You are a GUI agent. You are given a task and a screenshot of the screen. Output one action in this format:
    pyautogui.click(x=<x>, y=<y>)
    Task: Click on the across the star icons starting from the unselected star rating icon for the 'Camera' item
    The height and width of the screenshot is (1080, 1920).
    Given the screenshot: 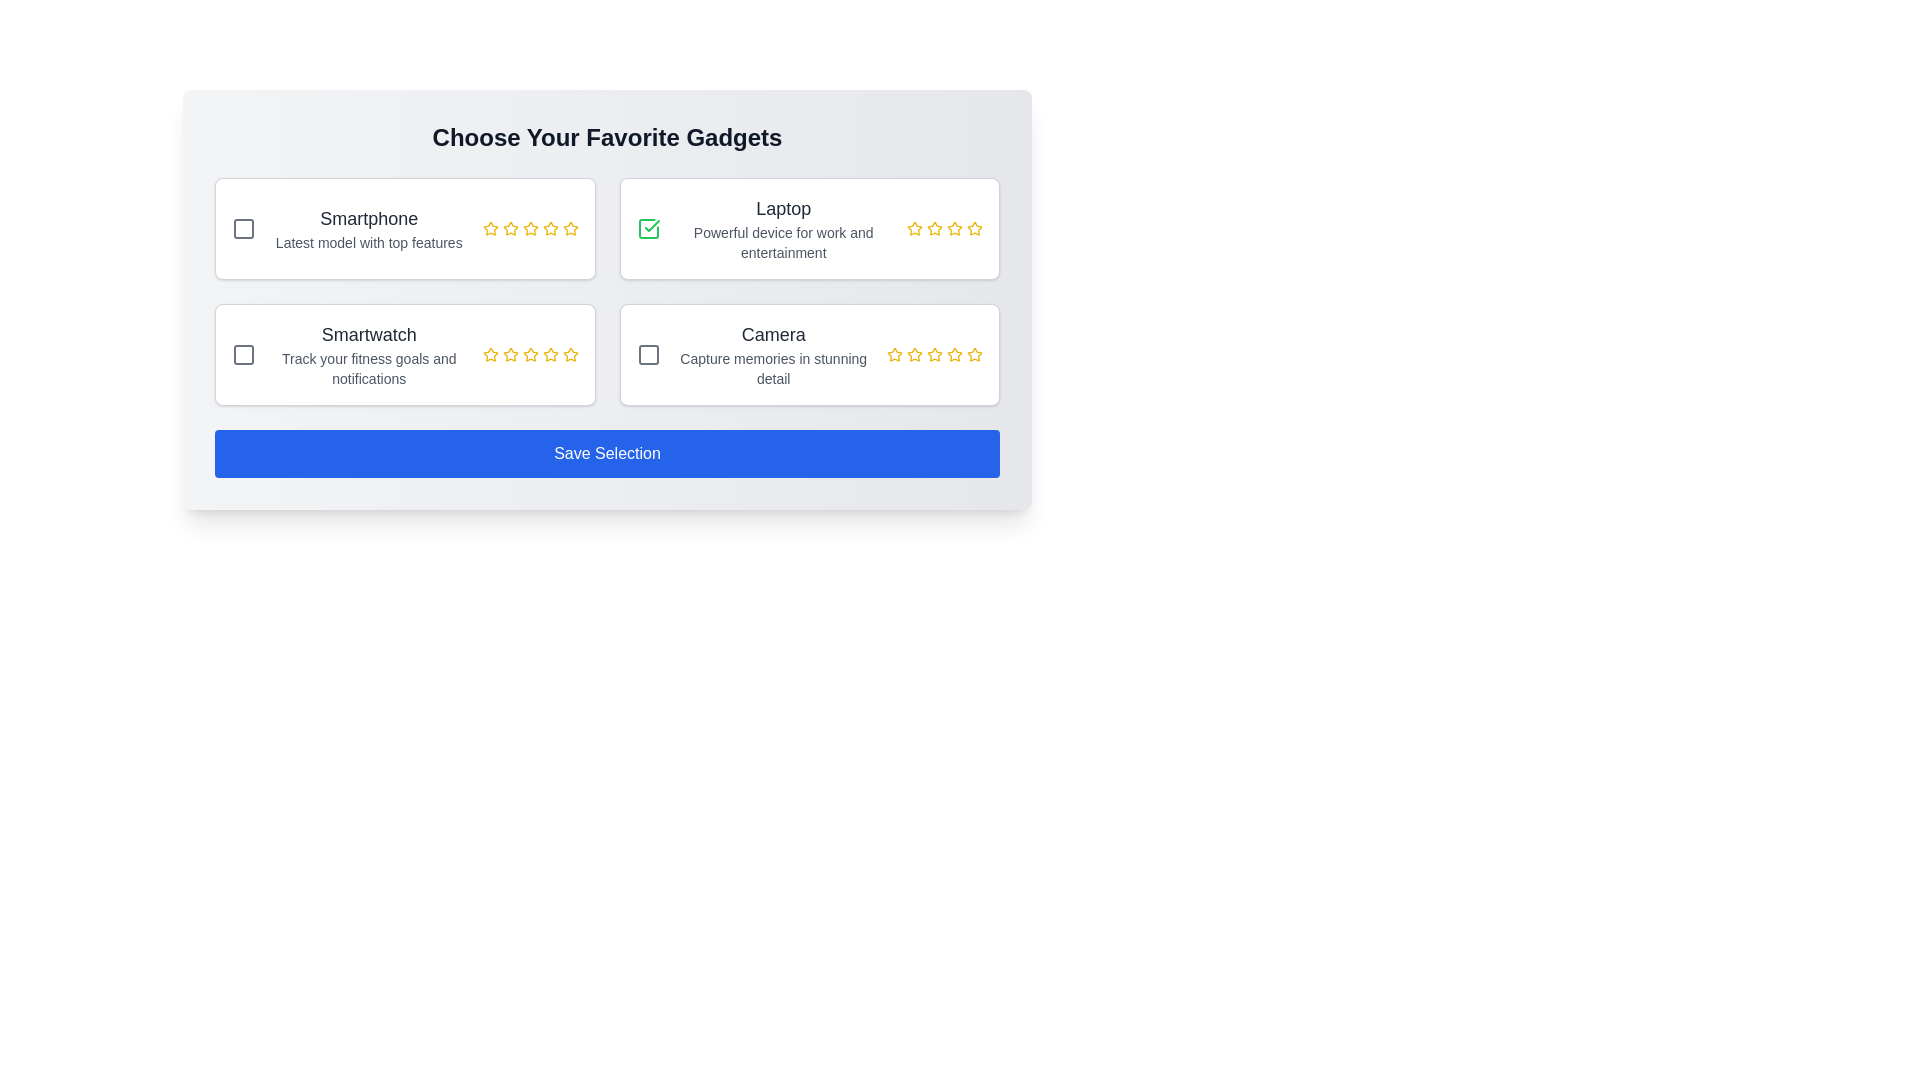 What is the action you would take?
    pyautogui.click(x=893, y=353)
    